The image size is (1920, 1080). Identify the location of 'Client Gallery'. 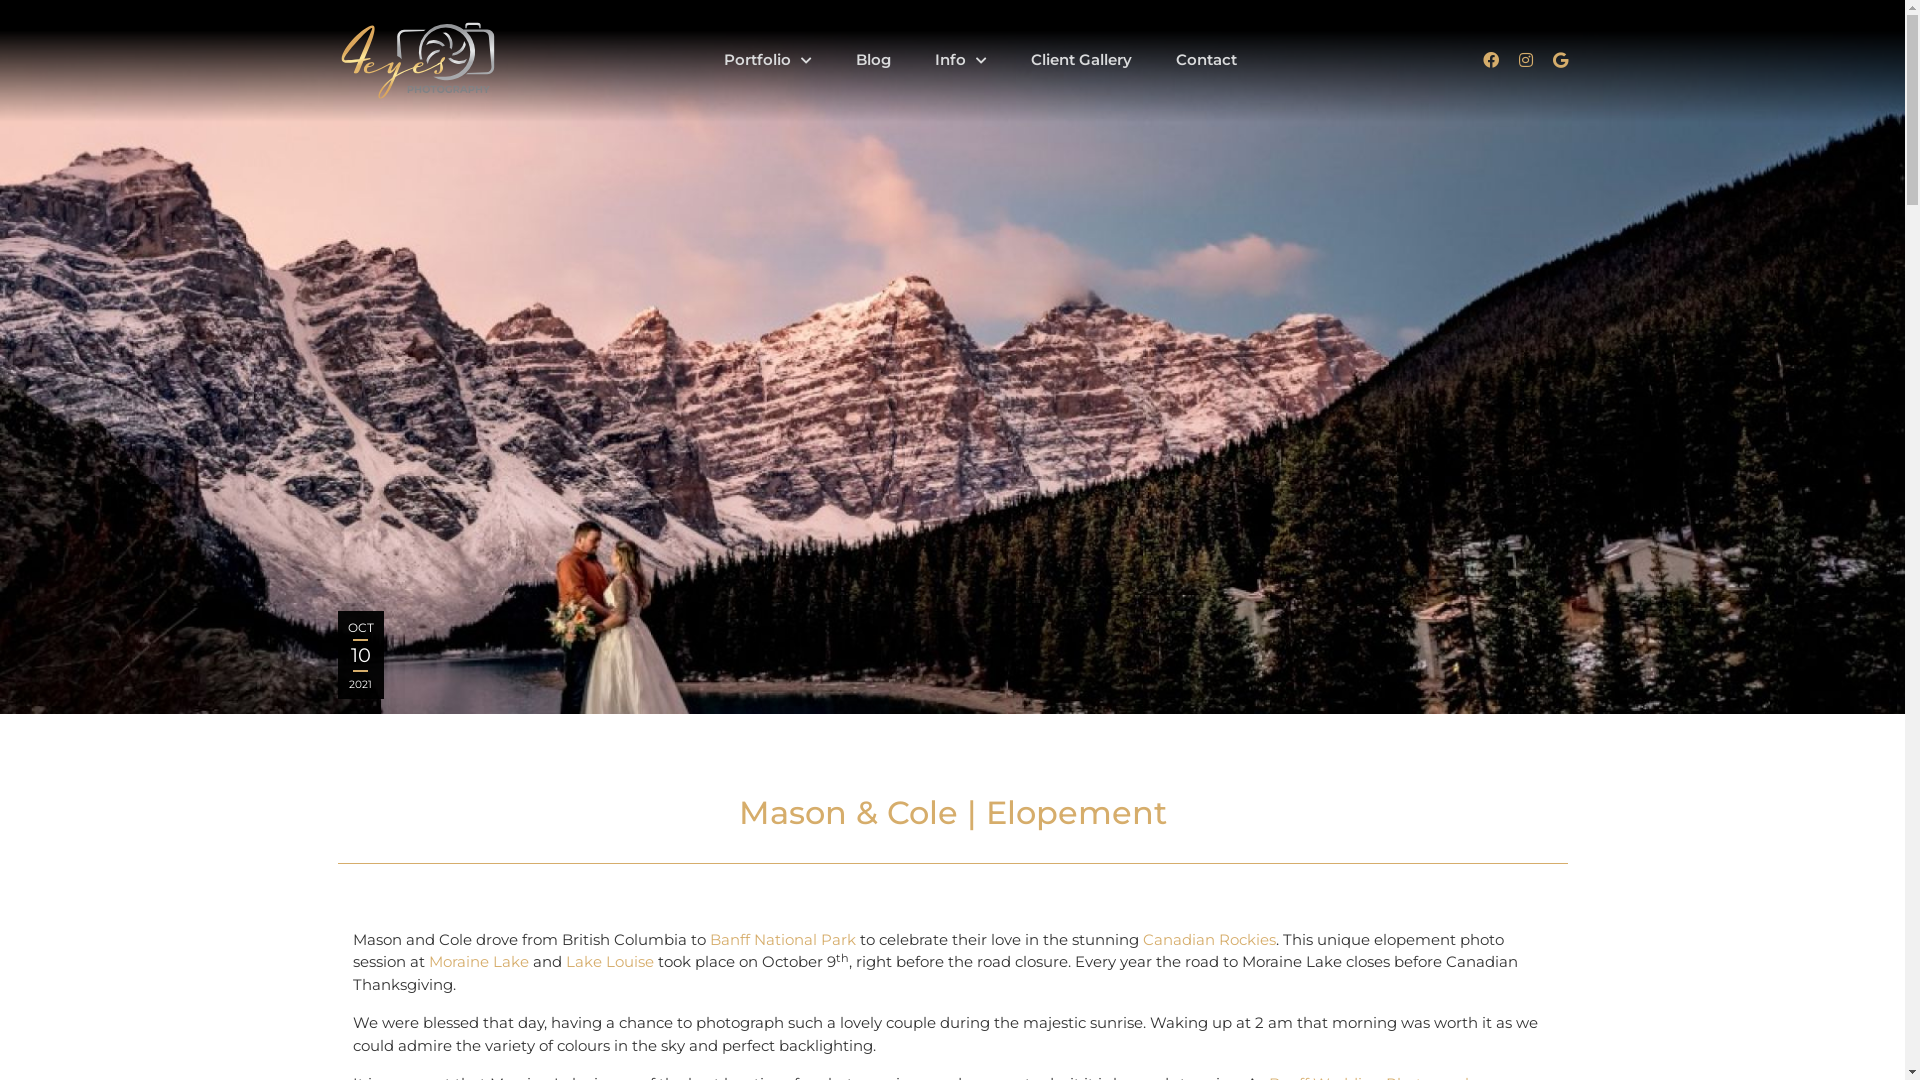
(1079, 58).